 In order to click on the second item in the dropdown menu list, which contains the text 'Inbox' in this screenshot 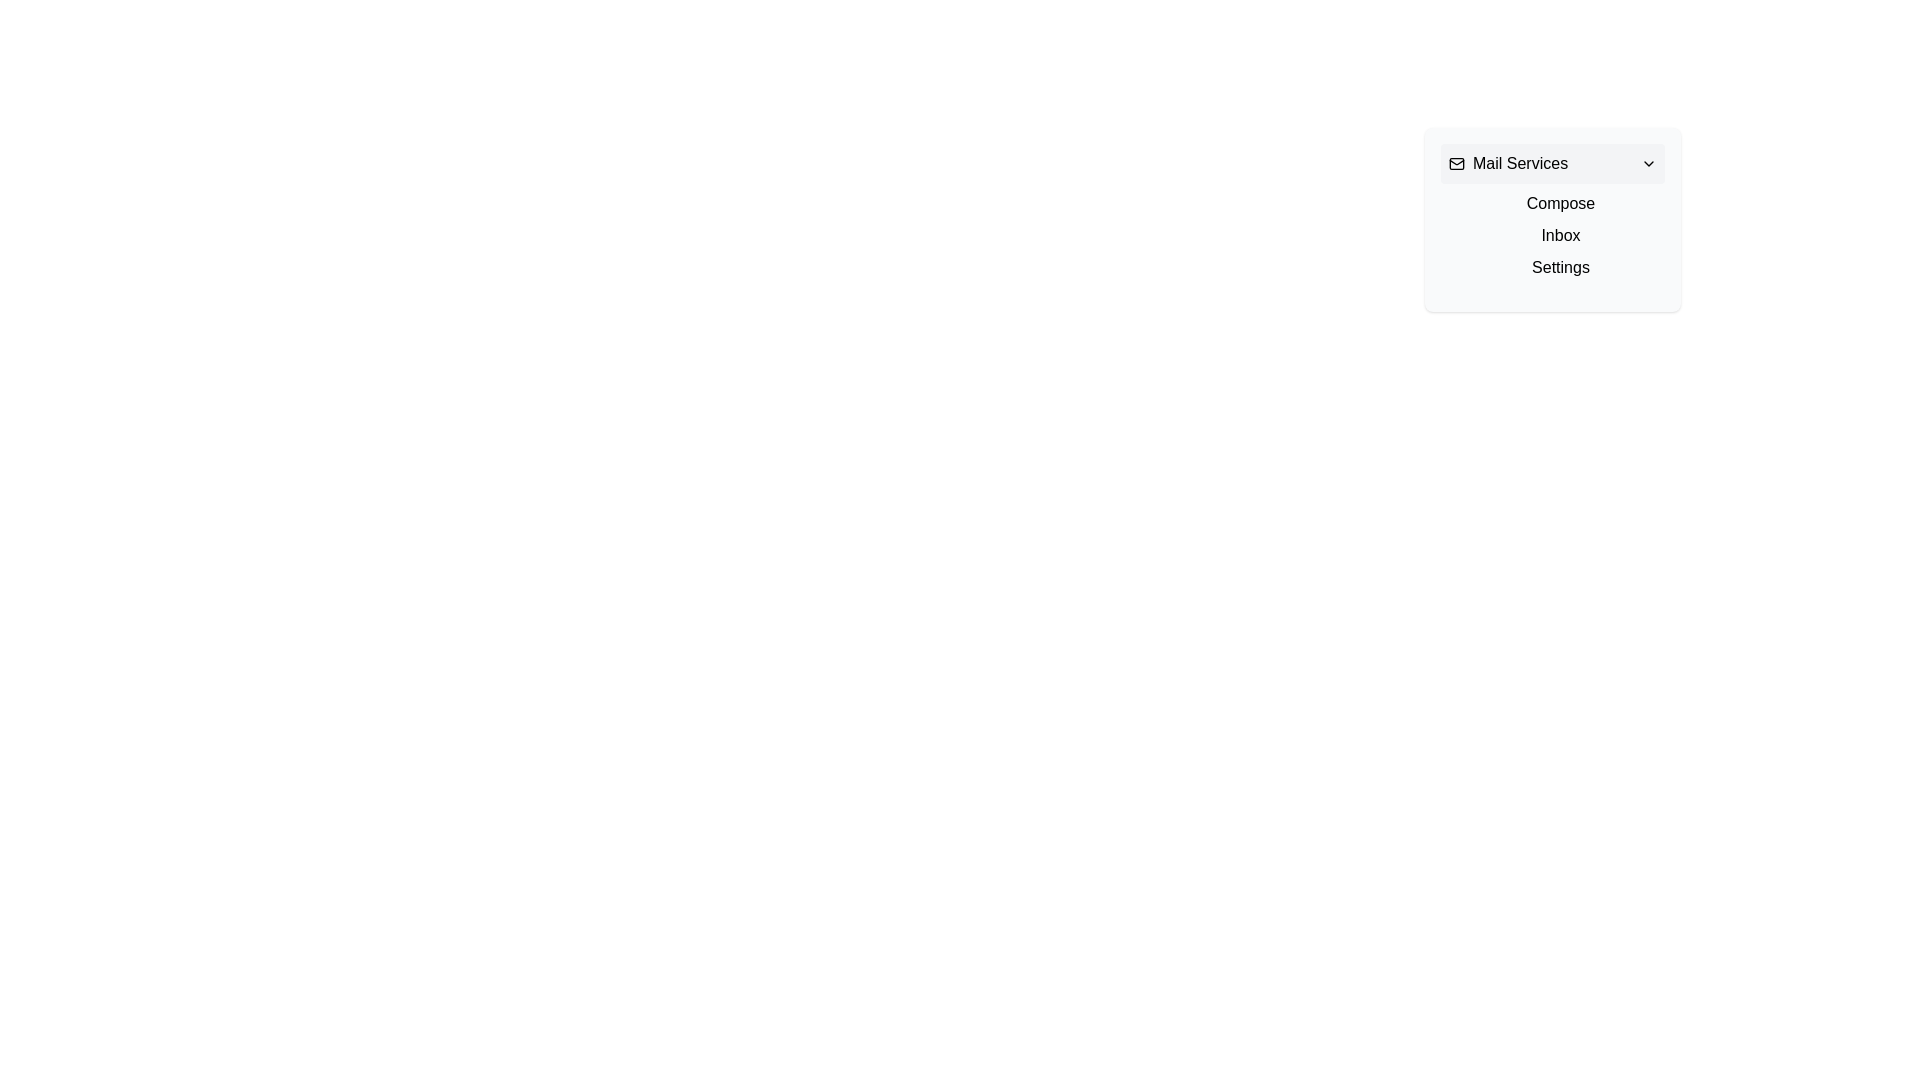, I will do `click(1552, 234)`.